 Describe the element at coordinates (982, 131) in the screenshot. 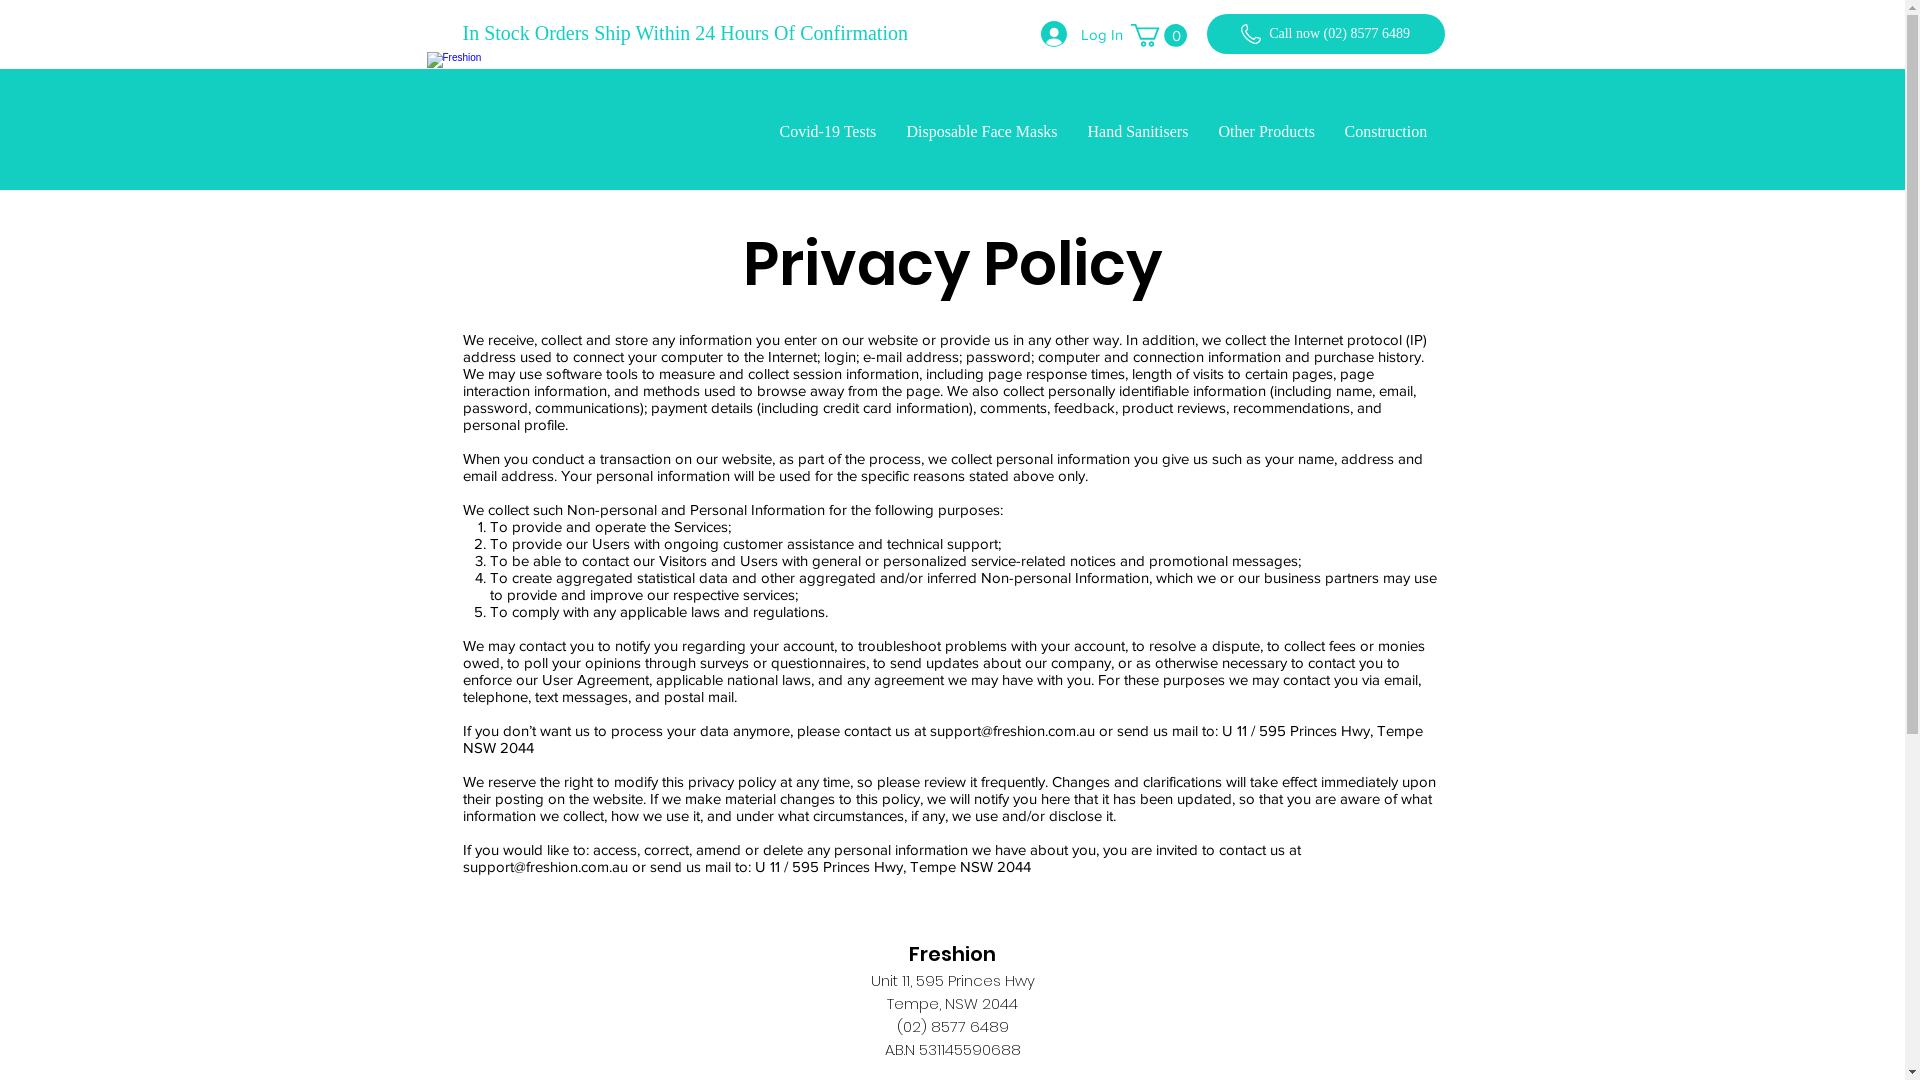

I see `'Disposable Face Masks'` at that location.